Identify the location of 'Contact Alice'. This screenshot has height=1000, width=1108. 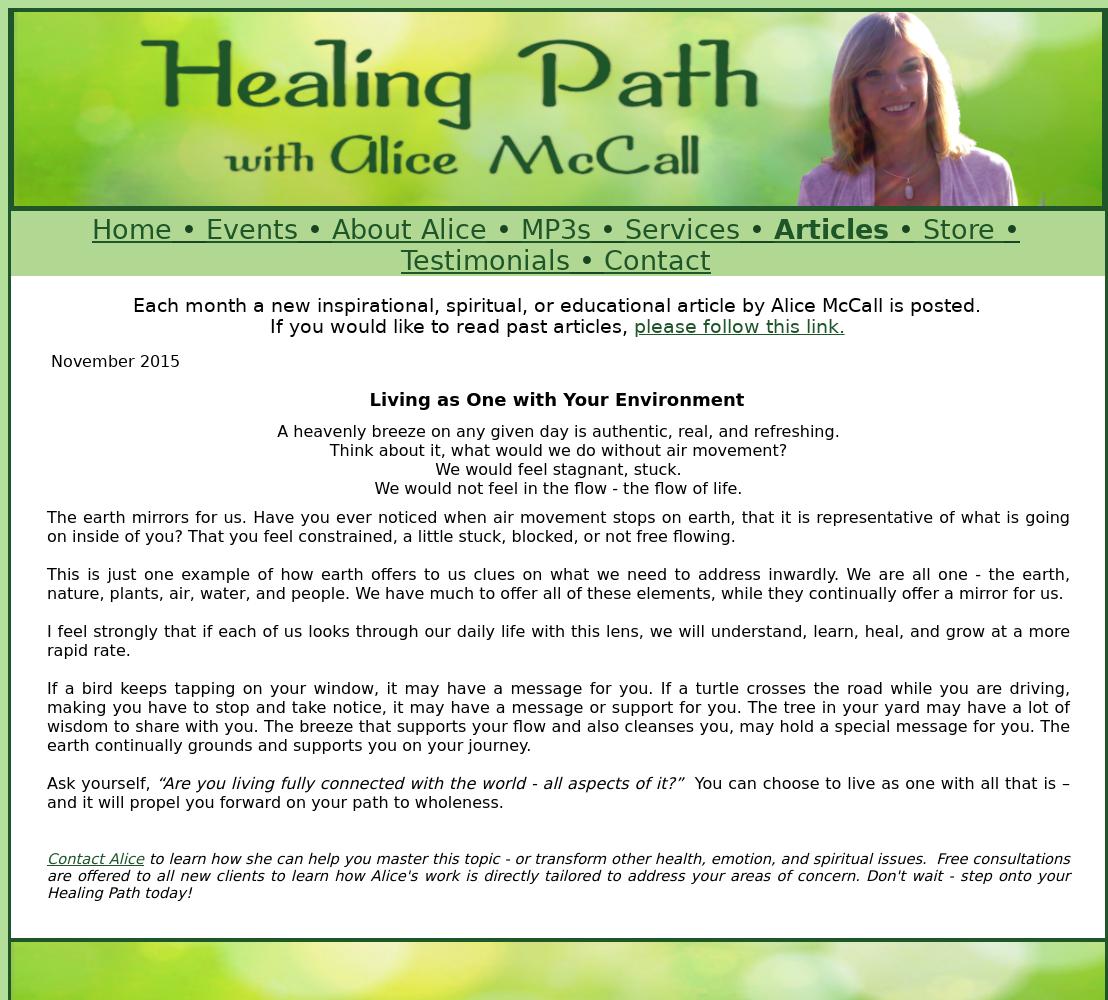
(95, 857).